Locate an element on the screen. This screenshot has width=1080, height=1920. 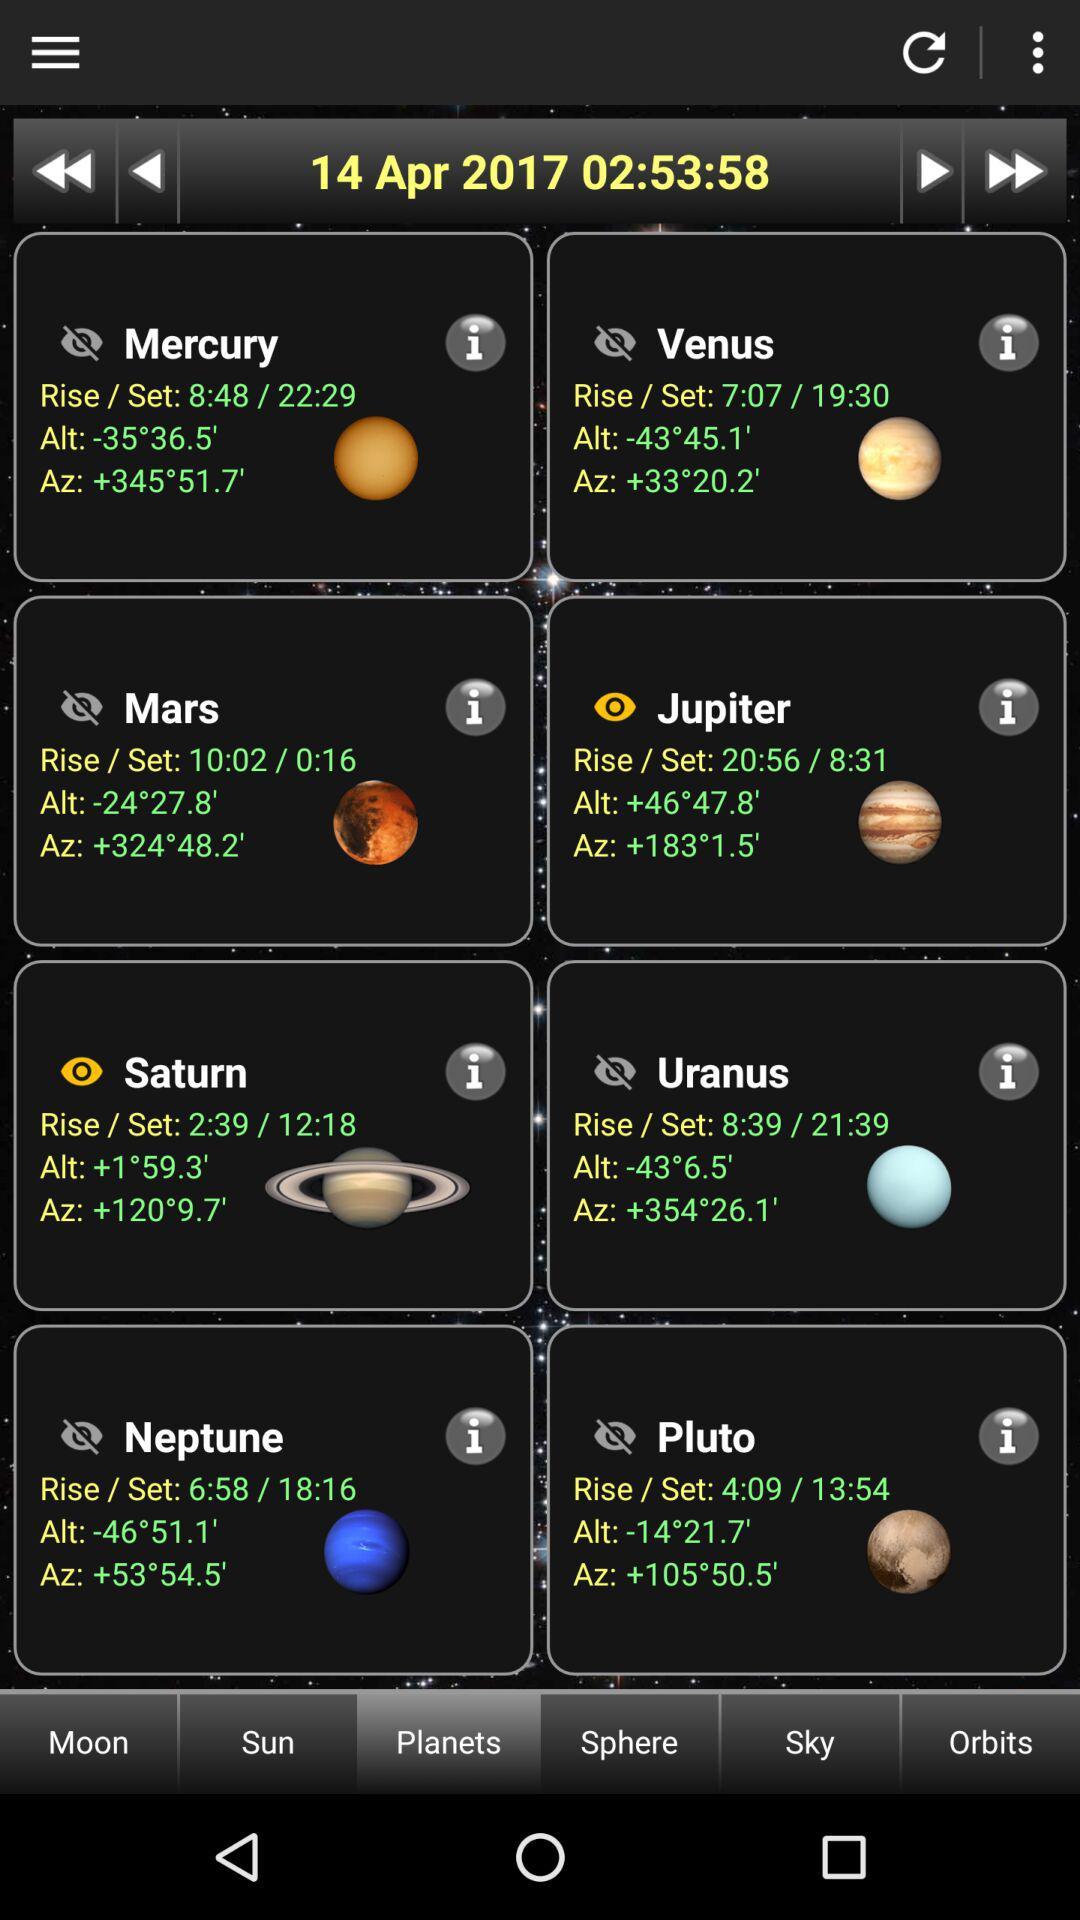
previous day is located at coordinates (146, 171).